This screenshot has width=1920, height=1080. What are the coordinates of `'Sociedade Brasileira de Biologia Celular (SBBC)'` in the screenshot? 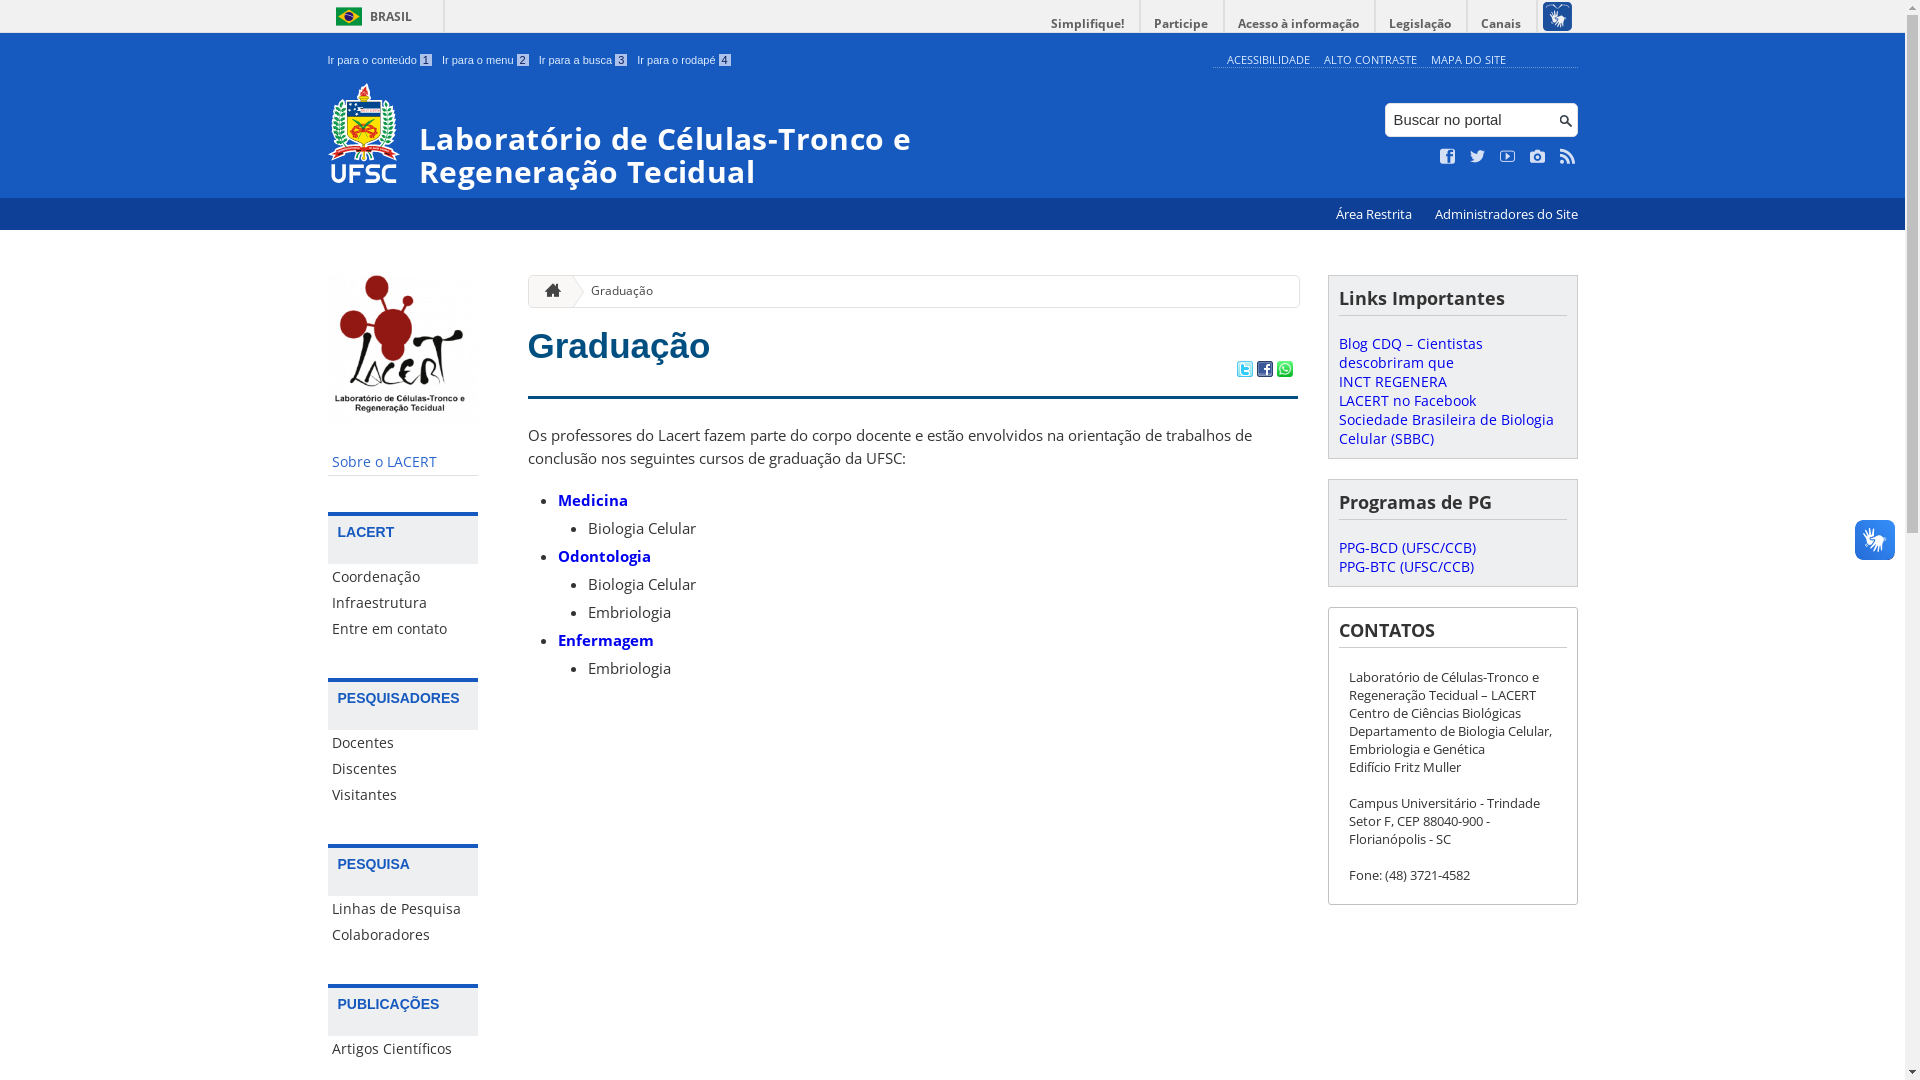 It's located at (1445, 427).